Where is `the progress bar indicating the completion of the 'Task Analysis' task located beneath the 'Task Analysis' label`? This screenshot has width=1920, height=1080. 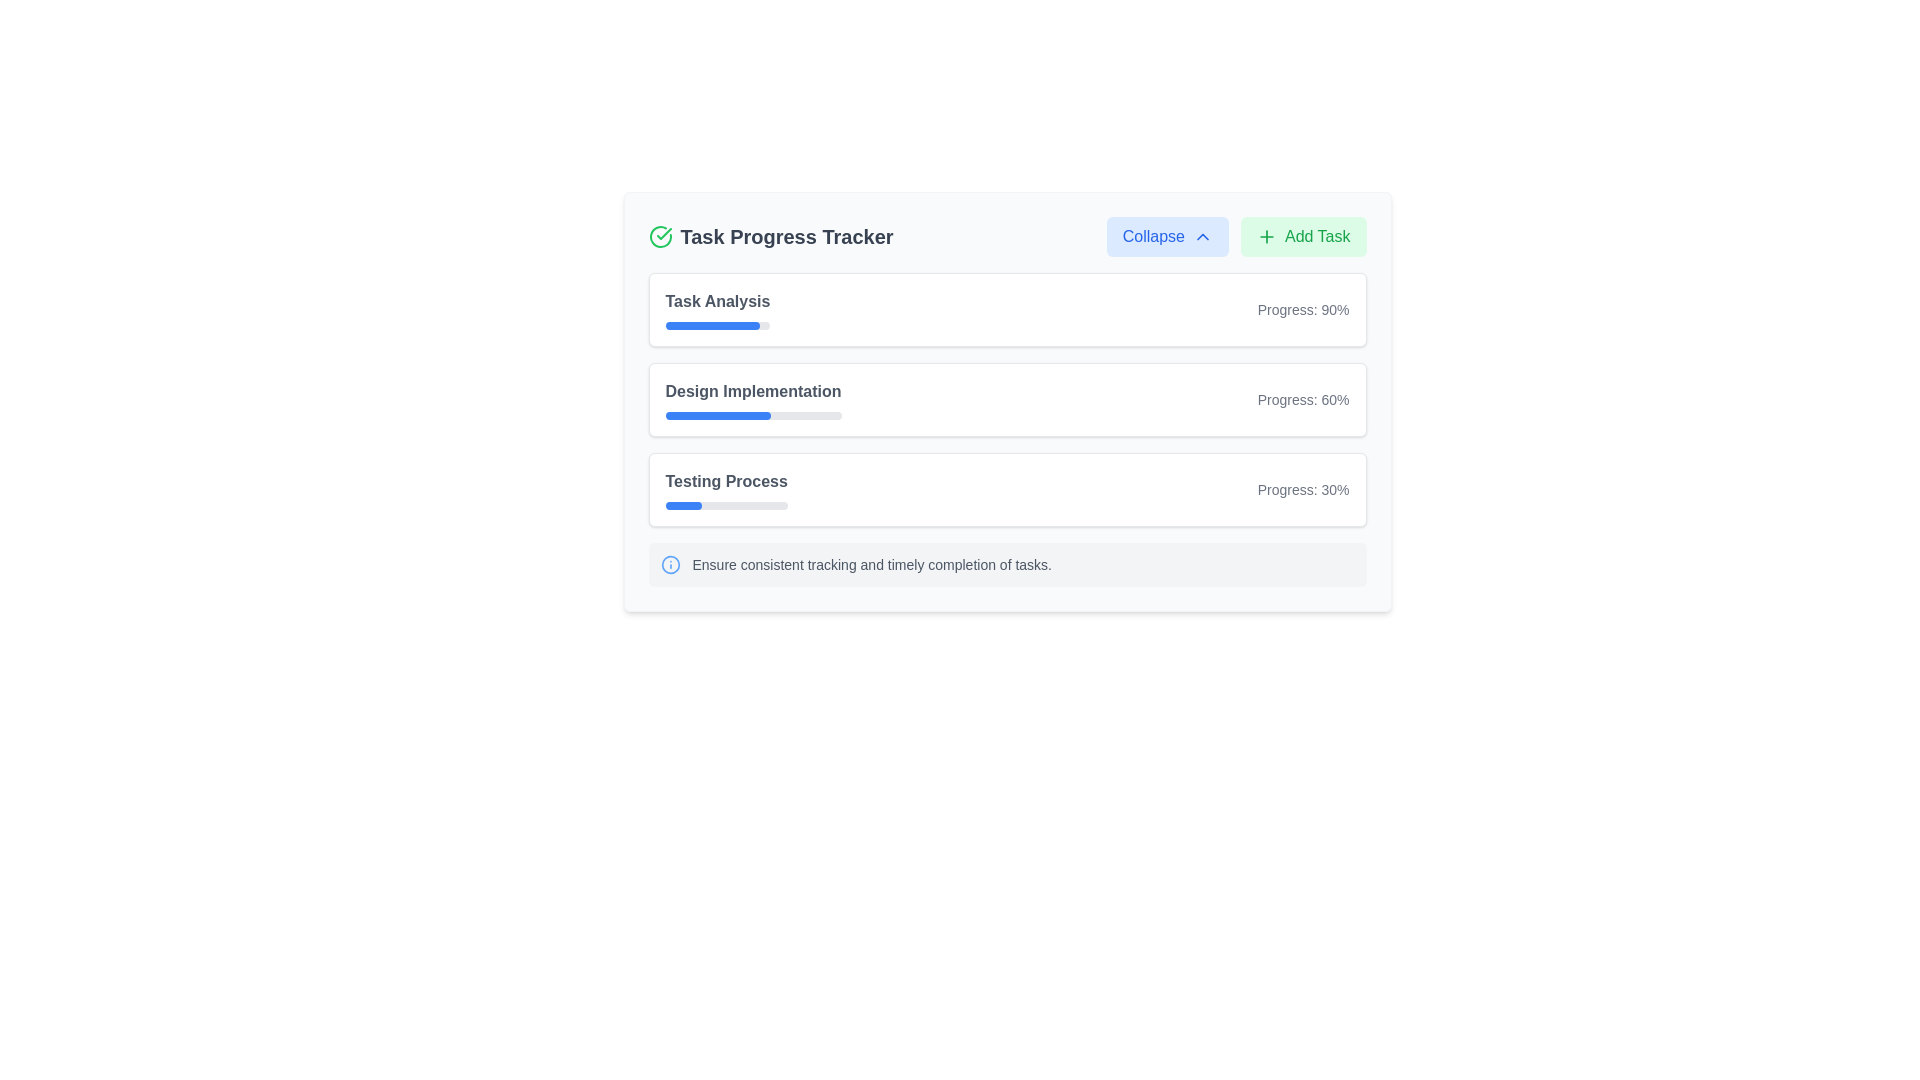
the progress bar indicating the completion of the 'Task Analysis' task located beneath the 'Task Analysis' label is located at coordinates (717, 325).